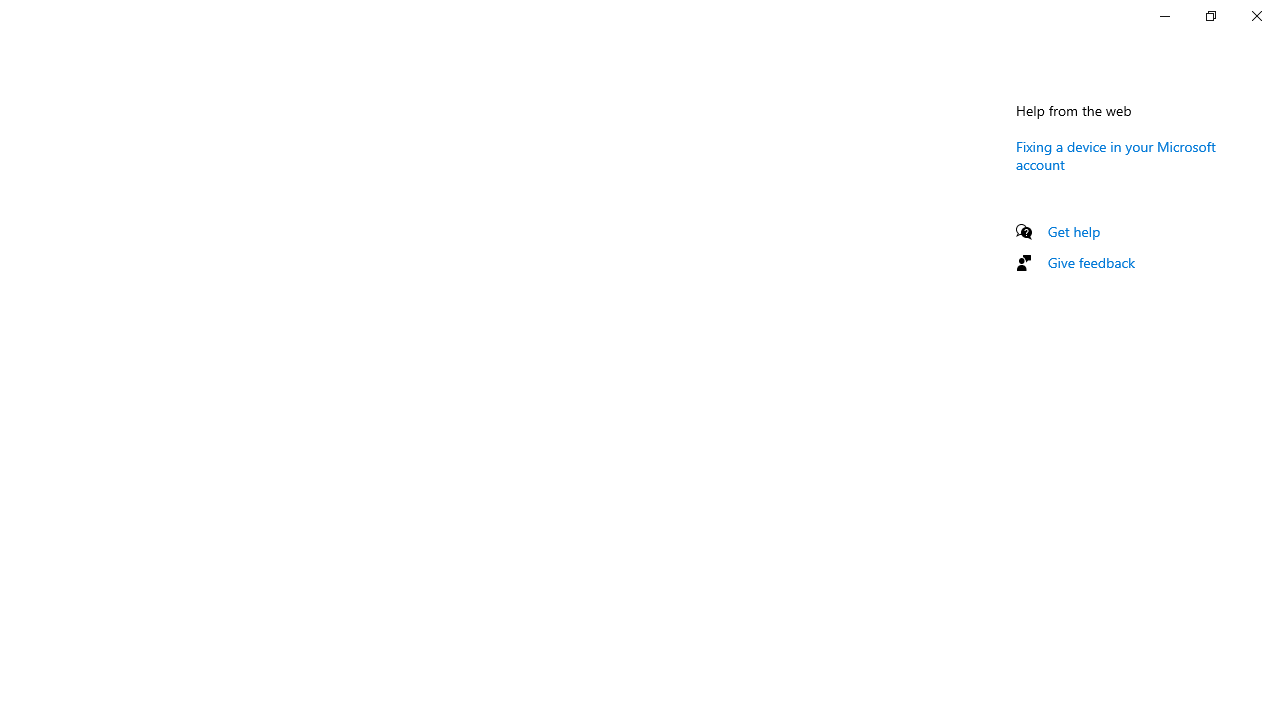  I want to click on 'Fixing a device in your Microsoft account', so click(1115, 154).